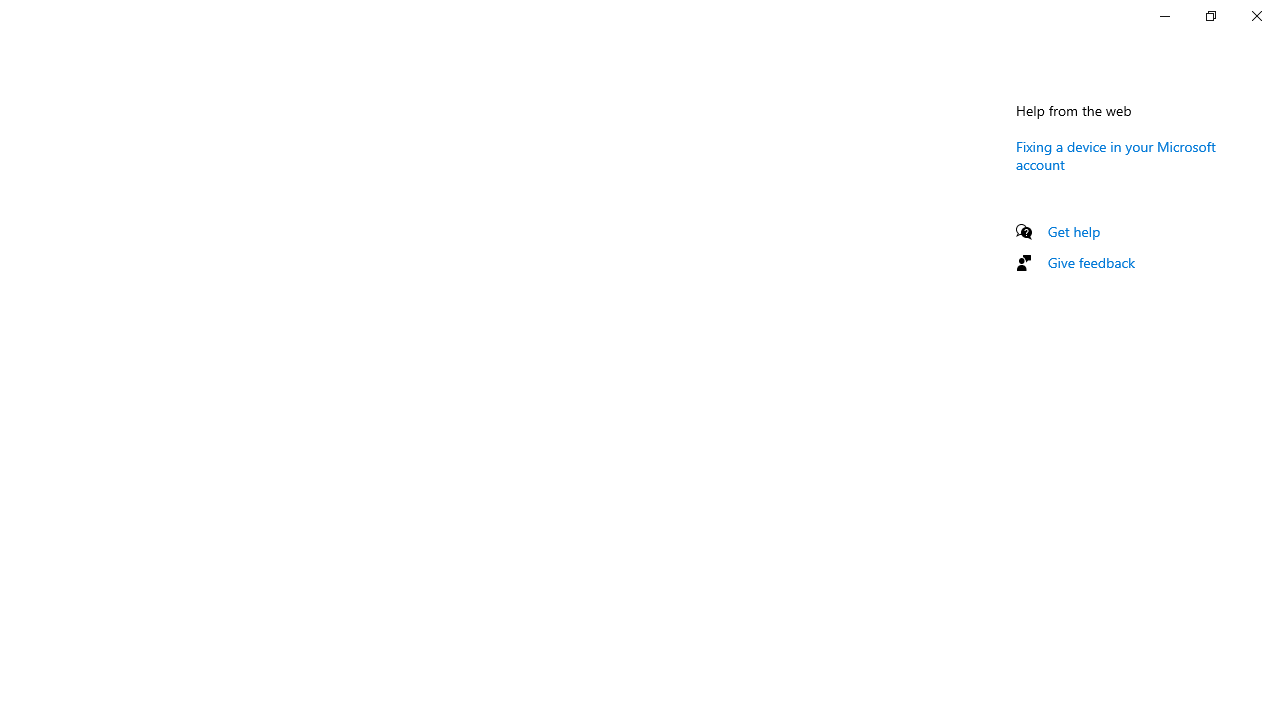  I want to click on 'Fixing a device in your Microsoft account', so click(1115, 154).